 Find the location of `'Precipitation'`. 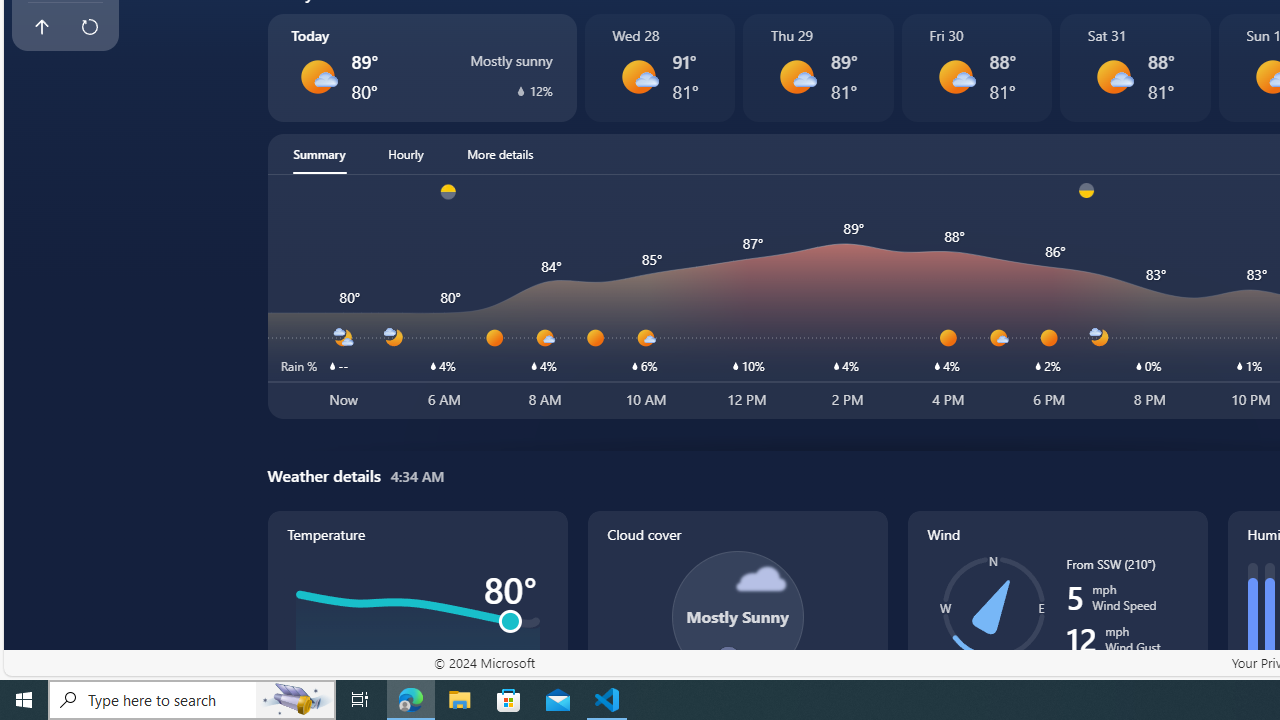

'Precipitation' is located at coordinates (520, 90).